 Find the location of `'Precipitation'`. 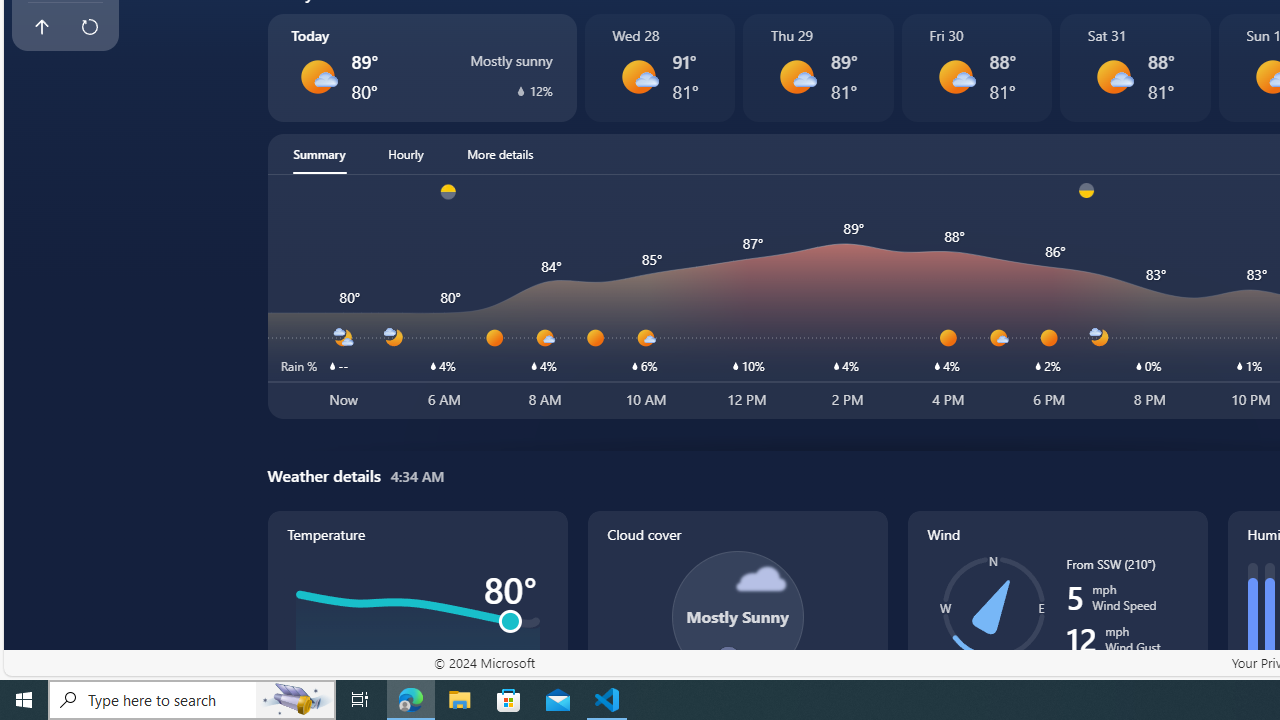

'Precipitation' is located at coordinates (520, 90).